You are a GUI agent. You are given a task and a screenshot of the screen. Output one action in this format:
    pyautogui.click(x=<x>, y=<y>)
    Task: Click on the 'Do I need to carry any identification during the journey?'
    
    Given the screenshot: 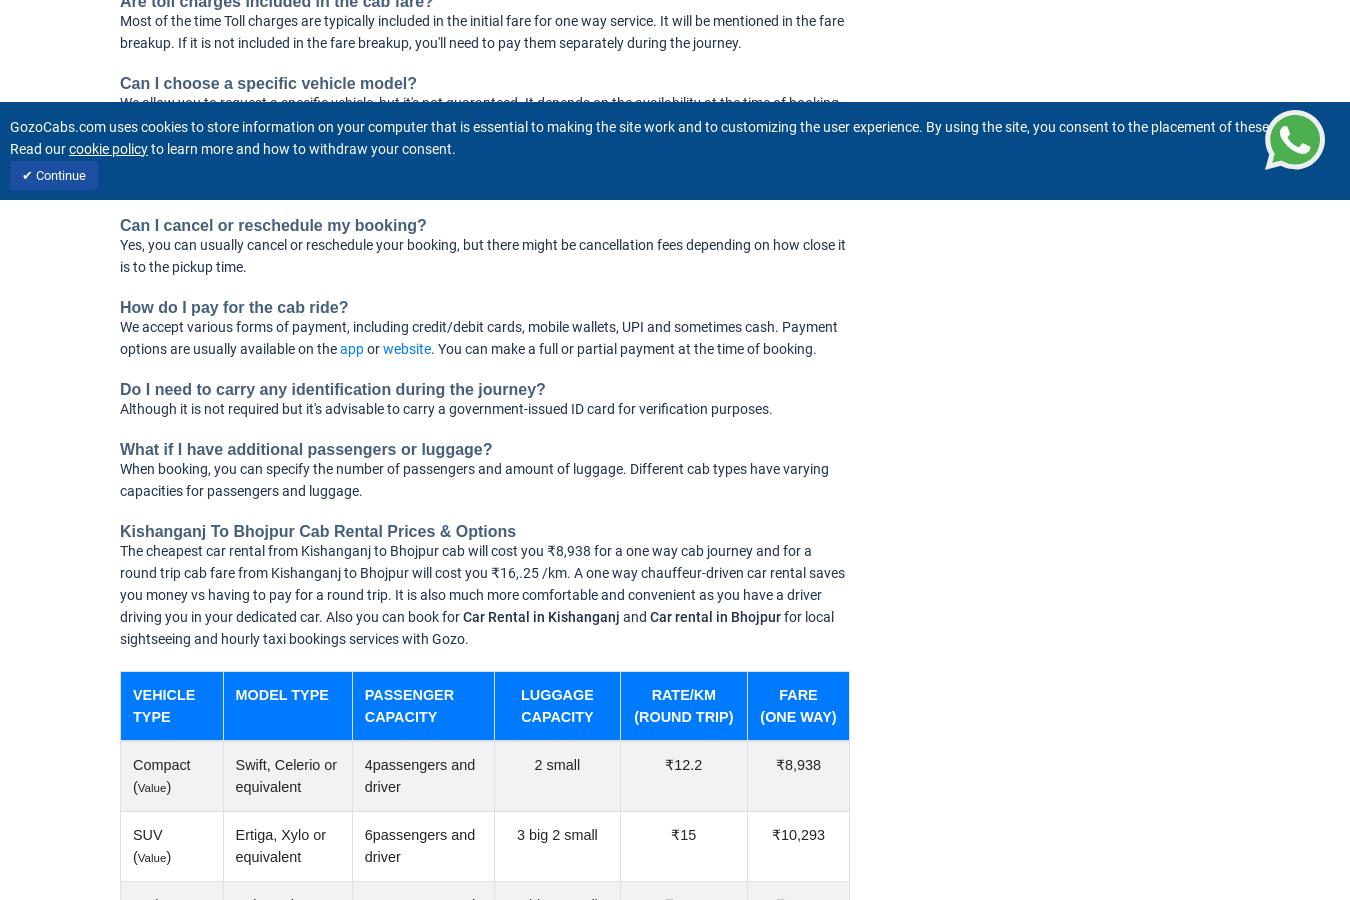 What is the action you would take?
    pyautogui.click(x=331, y=389)
    